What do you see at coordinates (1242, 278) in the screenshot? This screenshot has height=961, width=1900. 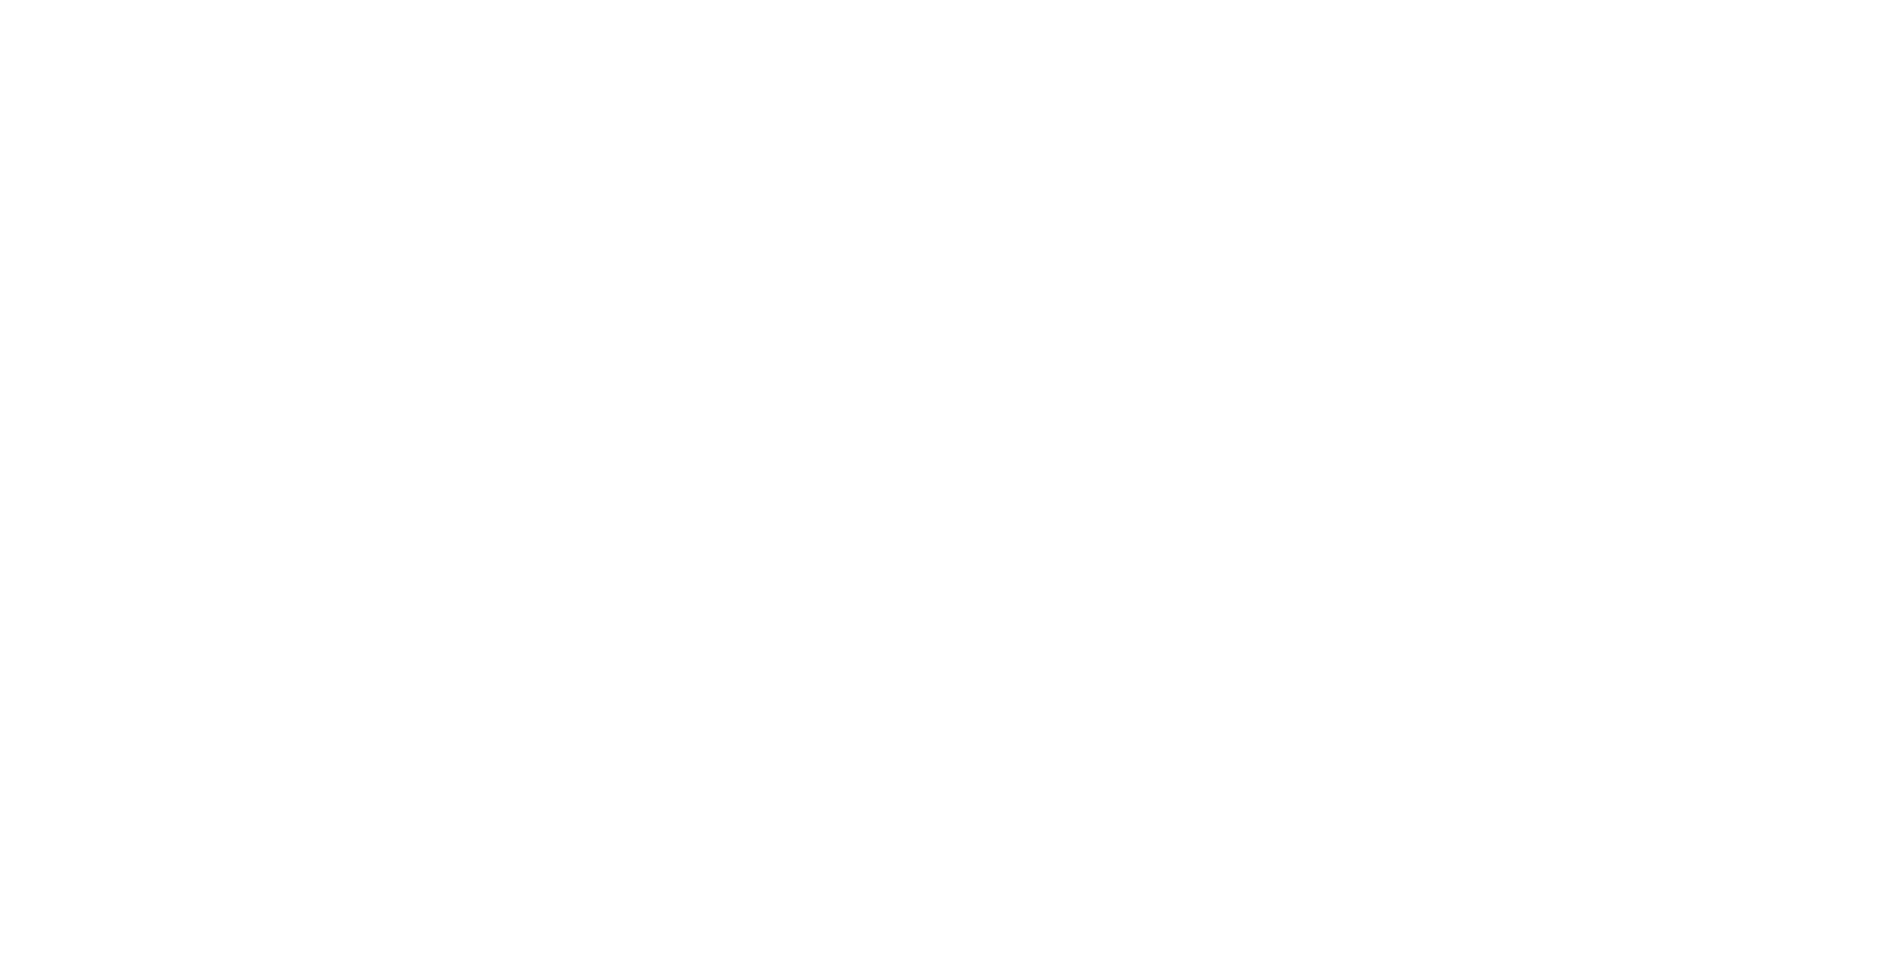 I see `'2015'` at bounding box center [1242, 278].